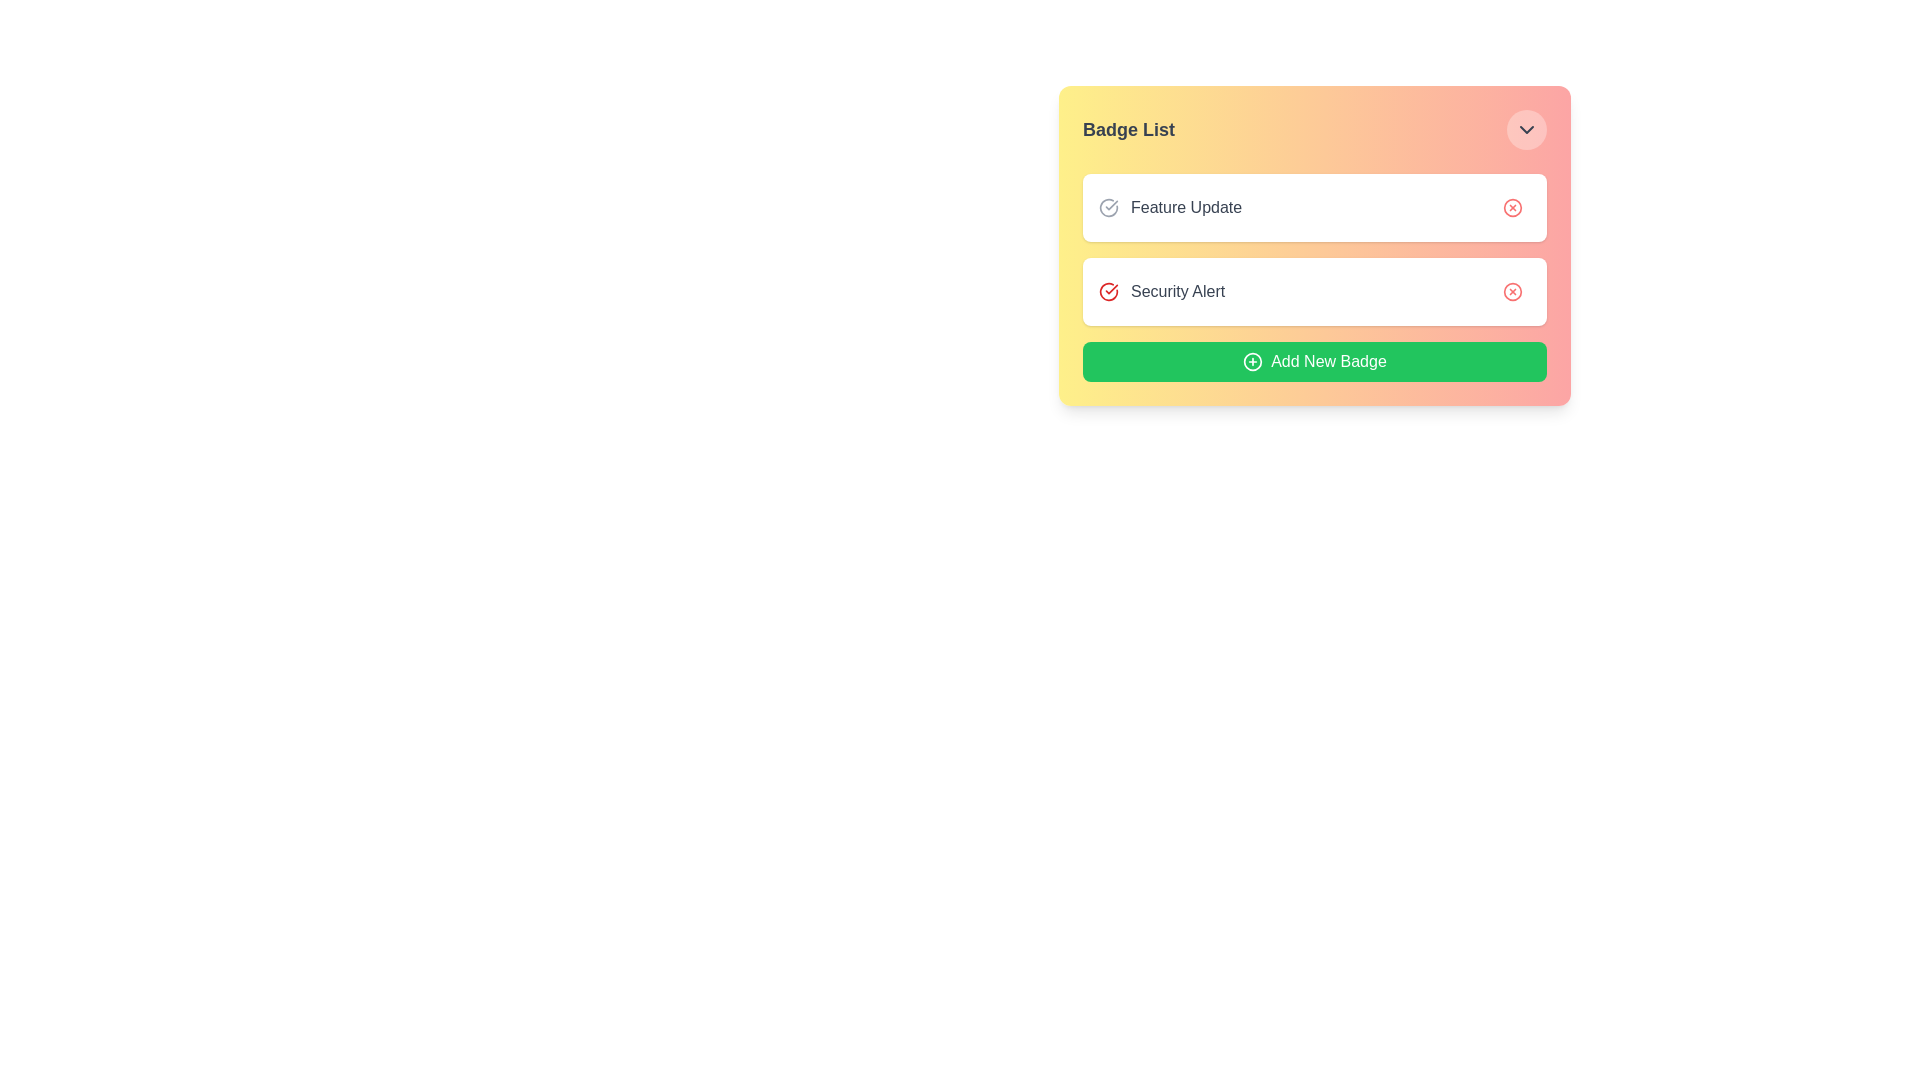 The height and width of the screenshot is (1080, 1920). I want to click on the status icon that indicates a feature update, positioned to the left of the text 'Feature Update', so click(1107, 208).